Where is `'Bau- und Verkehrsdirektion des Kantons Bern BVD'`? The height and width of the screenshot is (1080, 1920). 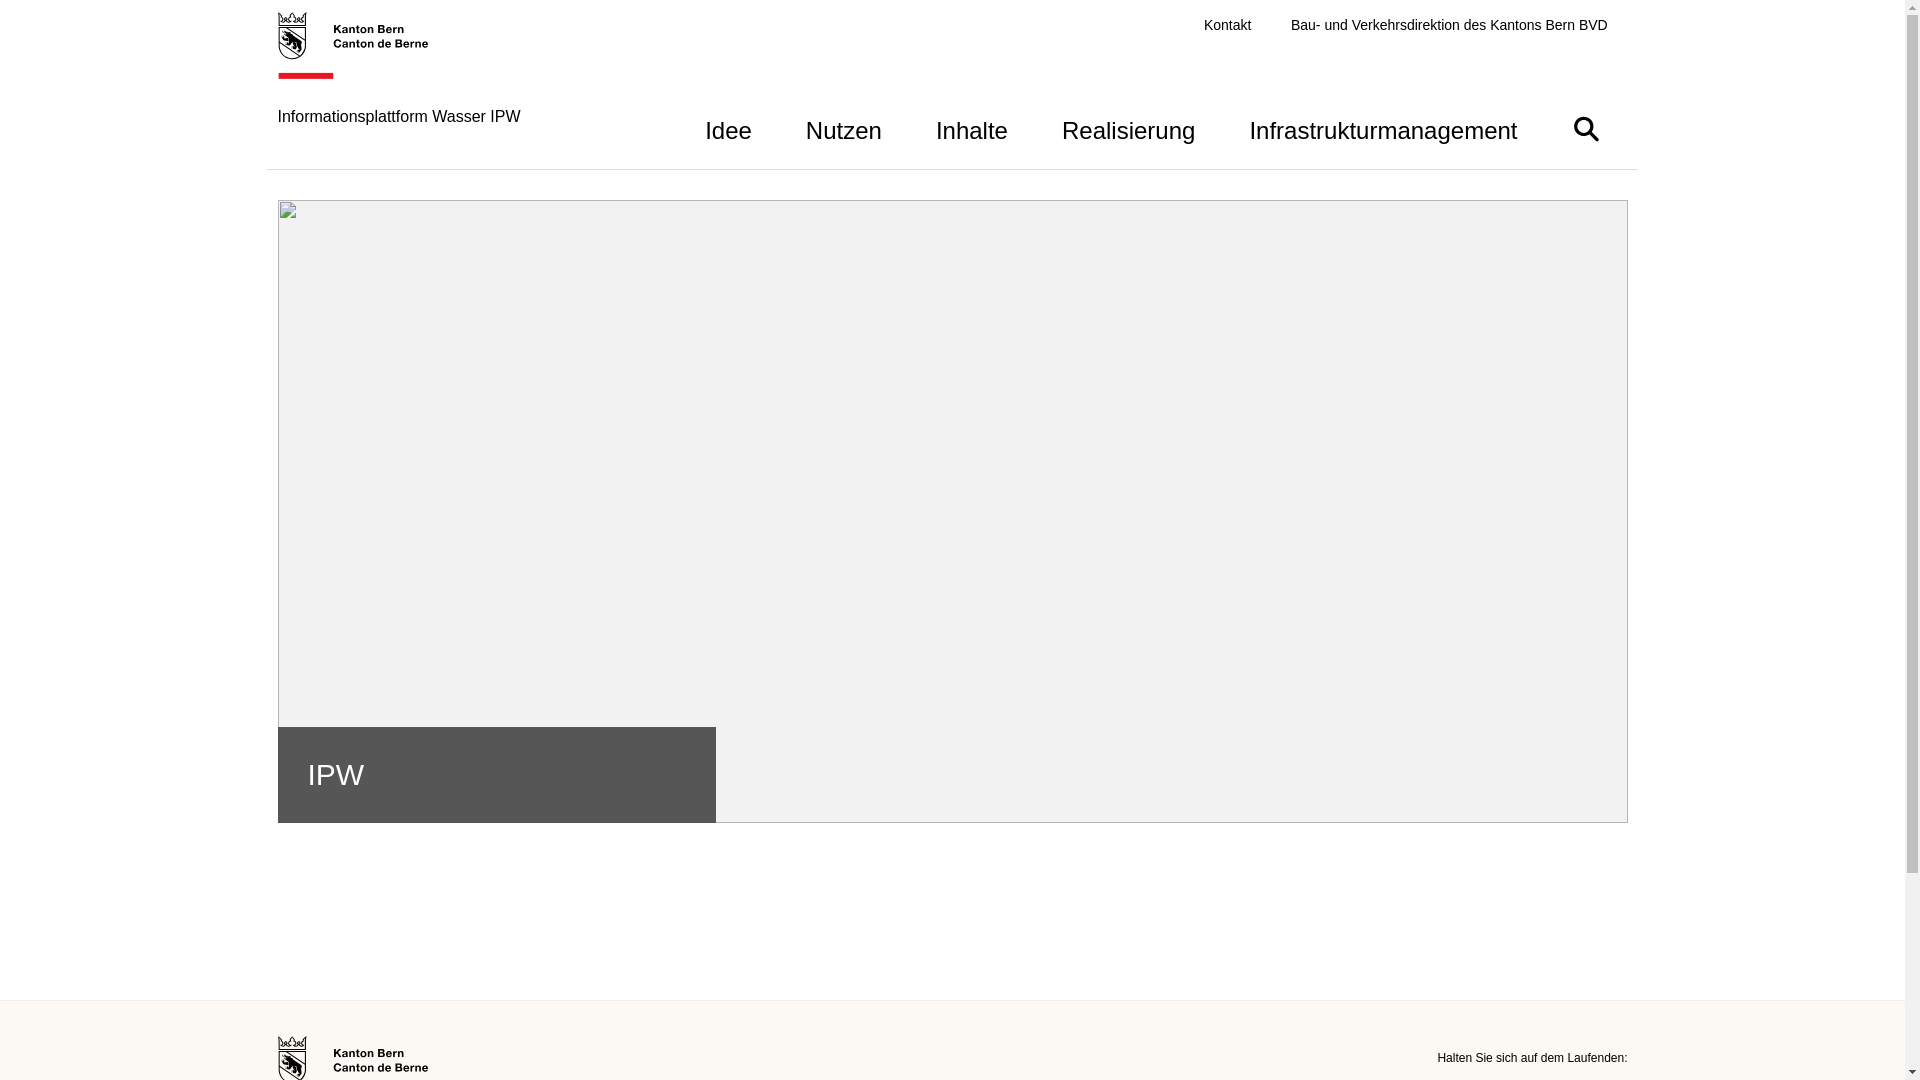
'Bau- und Verkehrsdirektion des Kantons Bern BVD' is located at coordinates (1449, 25).